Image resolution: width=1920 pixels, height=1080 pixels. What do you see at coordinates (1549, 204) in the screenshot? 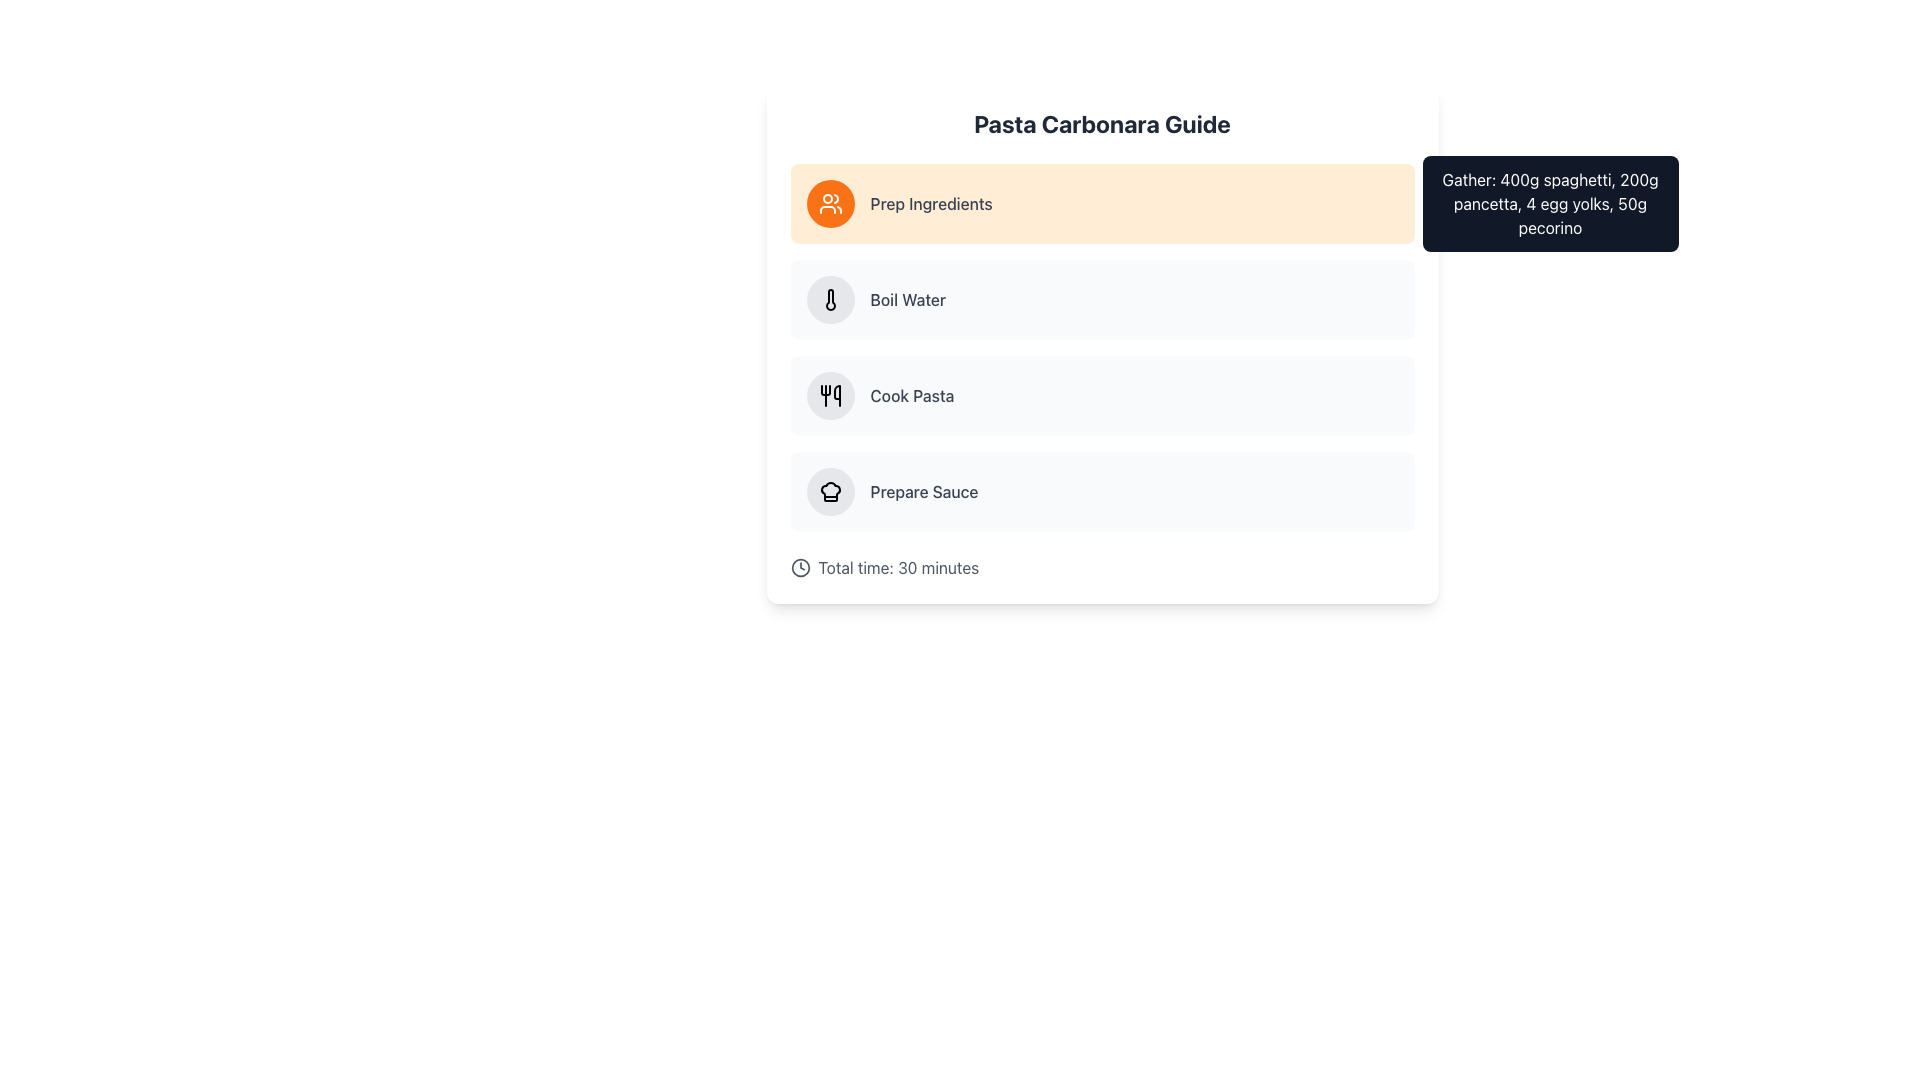
I see `the tooltip displaying cooking instructions with dark background and white text, positioned to the right of the 'Prep Ingredients' button` at bounding box center [1549, 204].